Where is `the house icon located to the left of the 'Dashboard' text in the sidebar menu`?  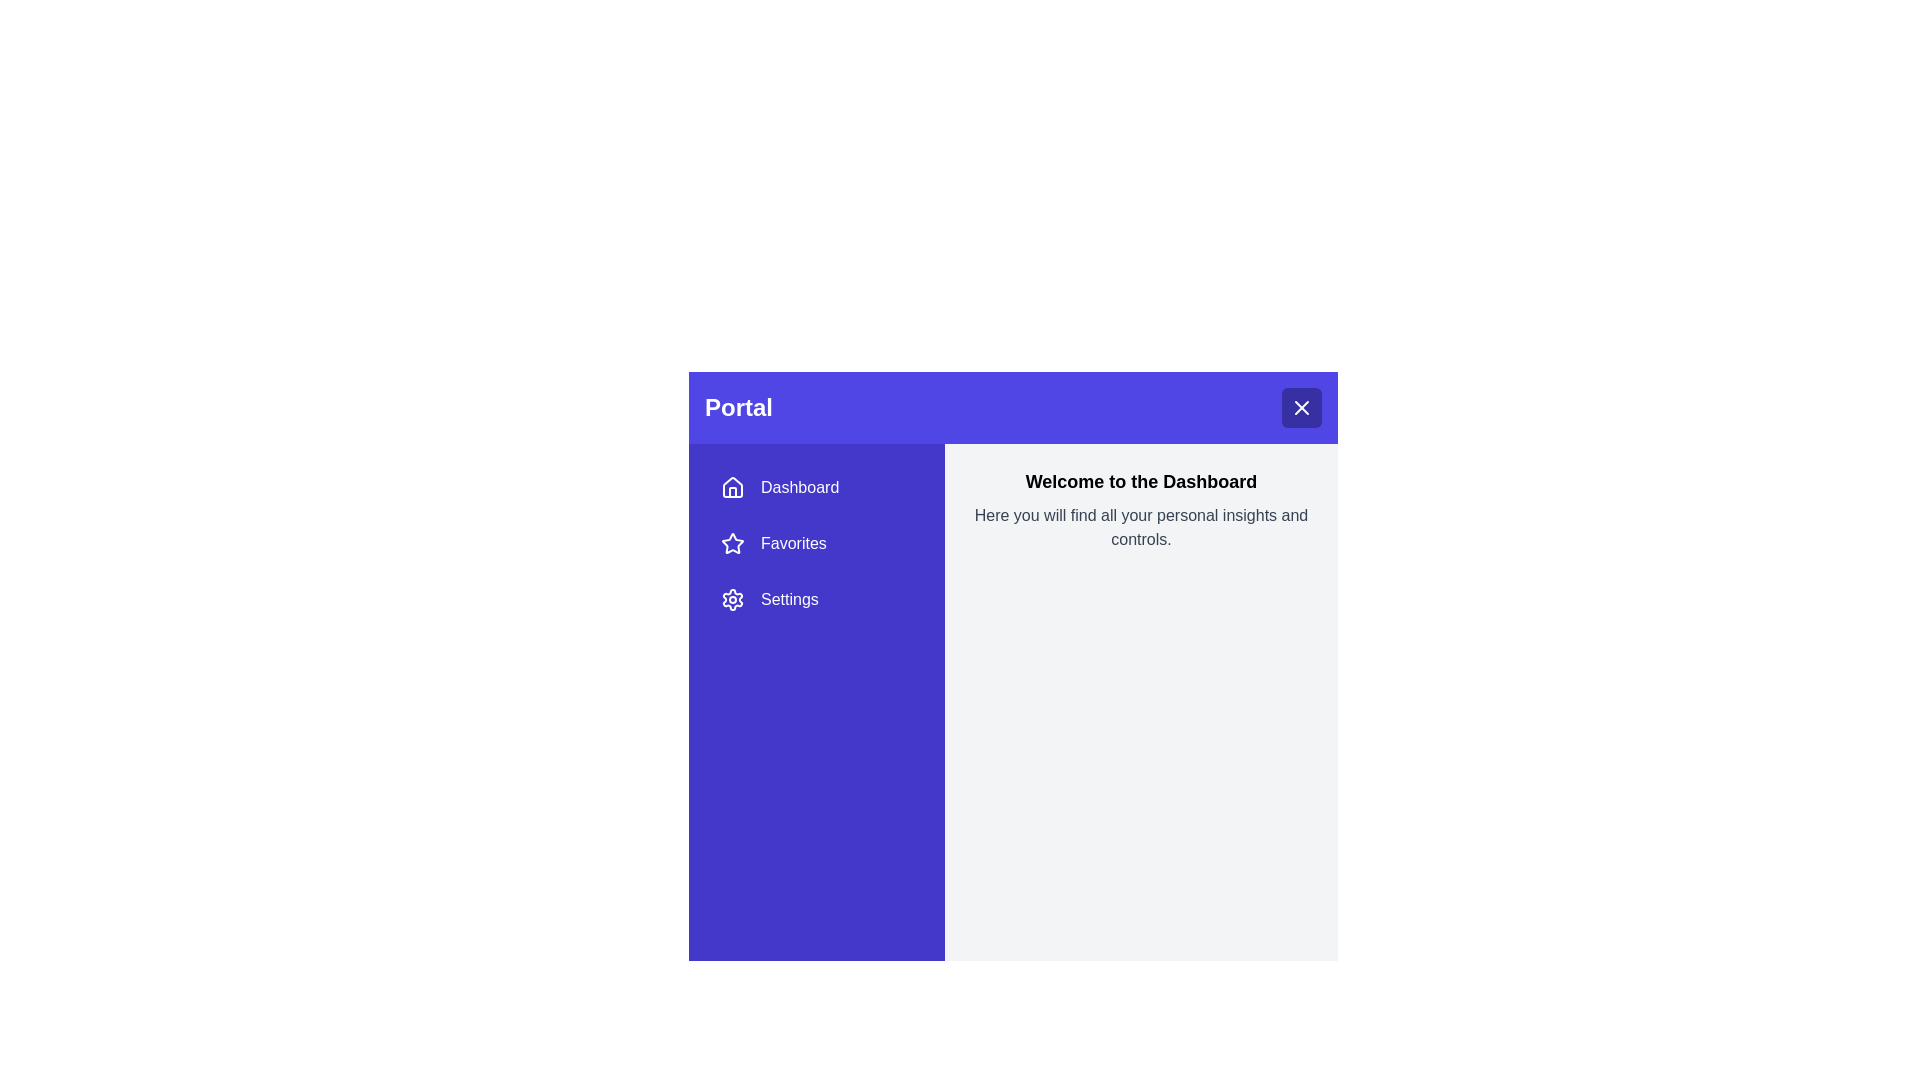 the house icon located to the left of the 'Dashboard' text in the sidebar menu is located at coordinates (732, 488).